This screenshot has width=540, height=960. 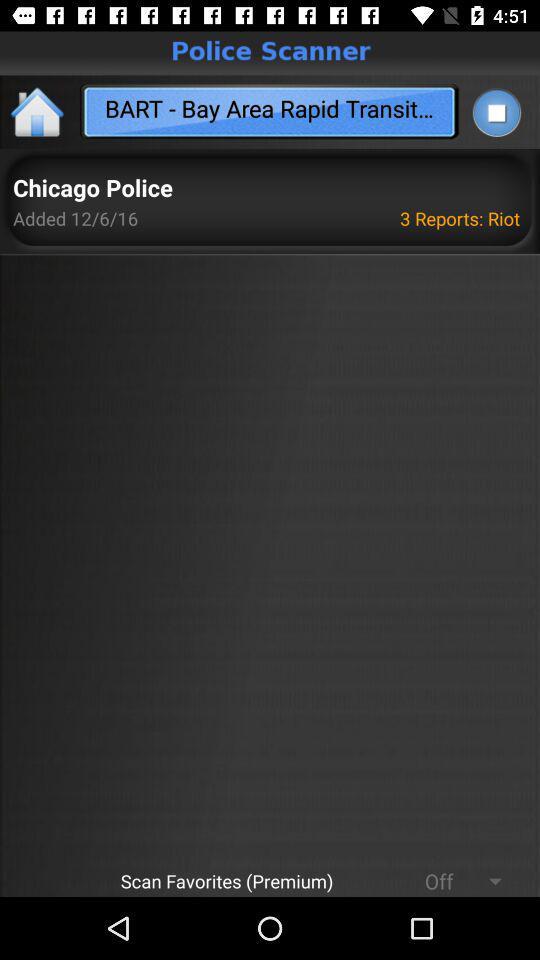 What do you see at coordinates (91, 189) in the screenshot?
I see `the app to the left of 3 reports: riot app` at bounding box center [91, 189].